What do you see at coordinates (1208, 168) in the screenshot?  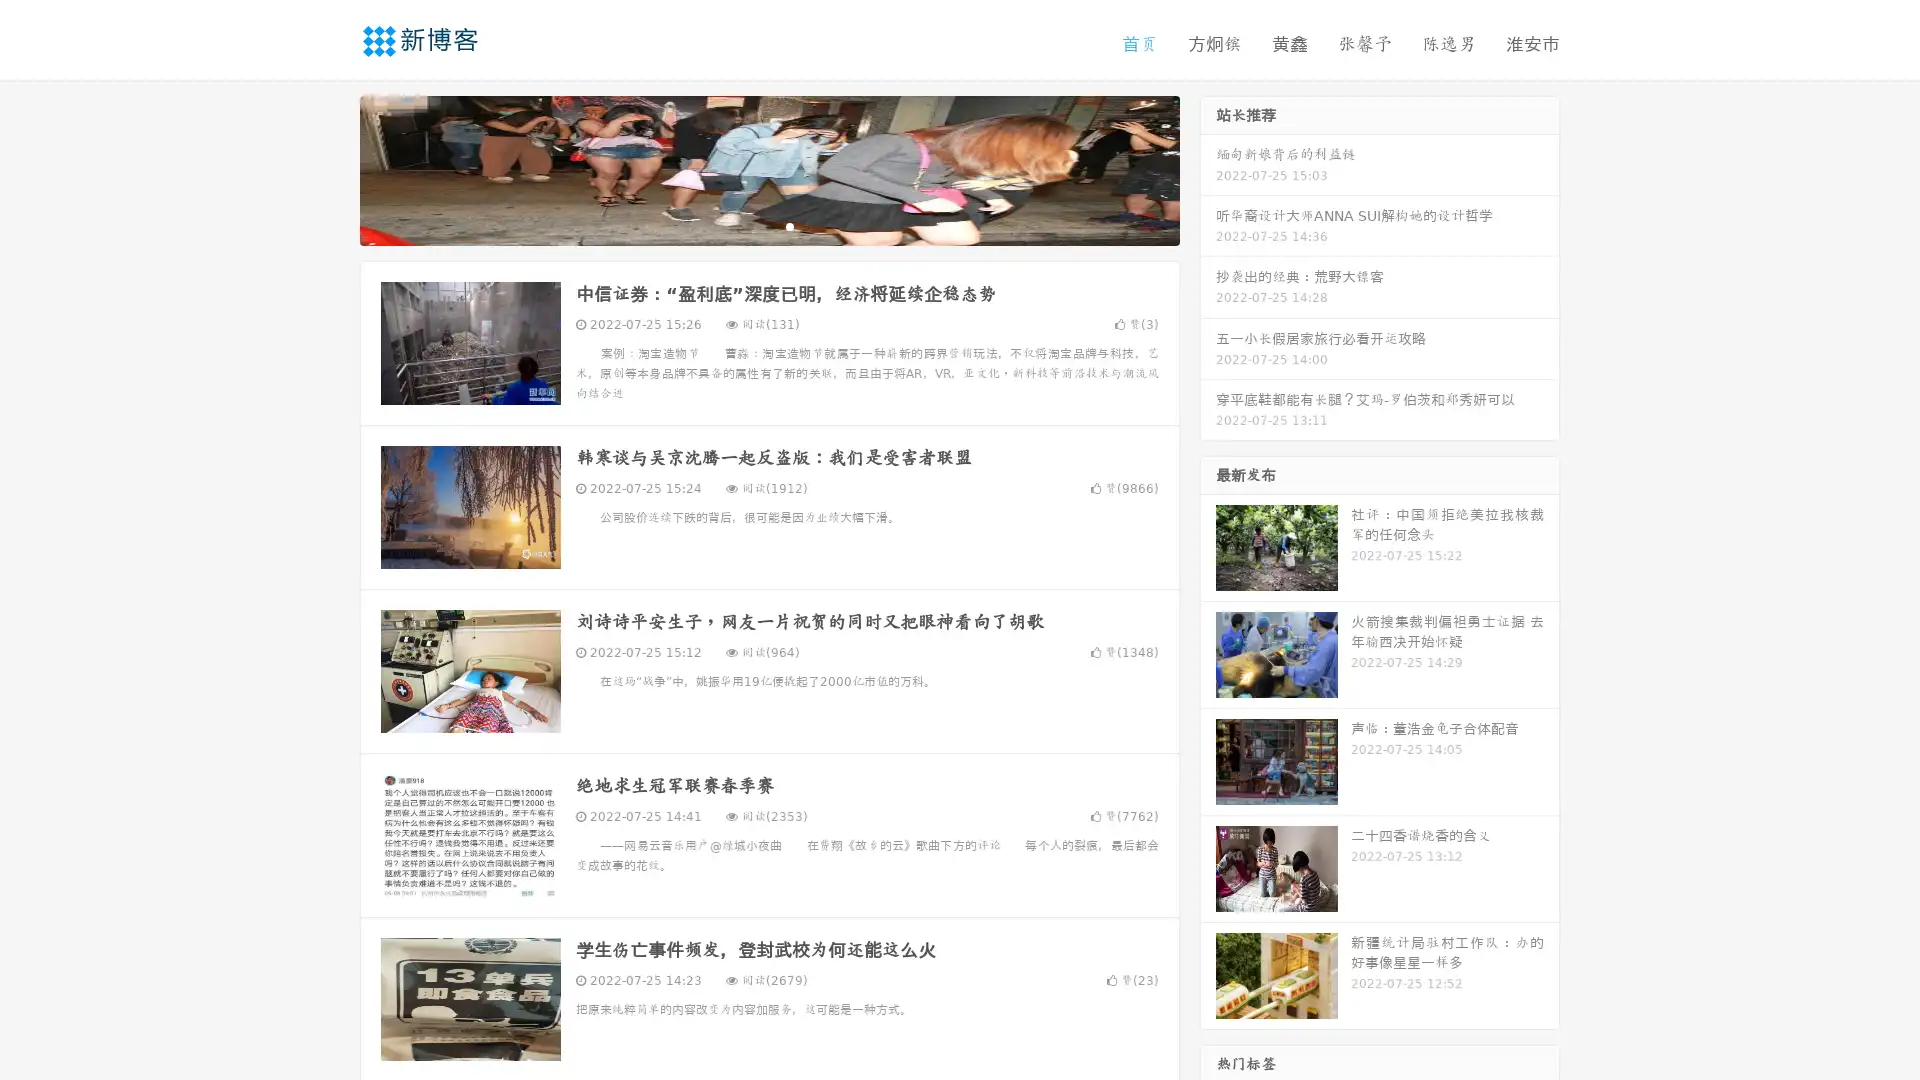 I see `Next slide` at bounding box center [1208, 168].